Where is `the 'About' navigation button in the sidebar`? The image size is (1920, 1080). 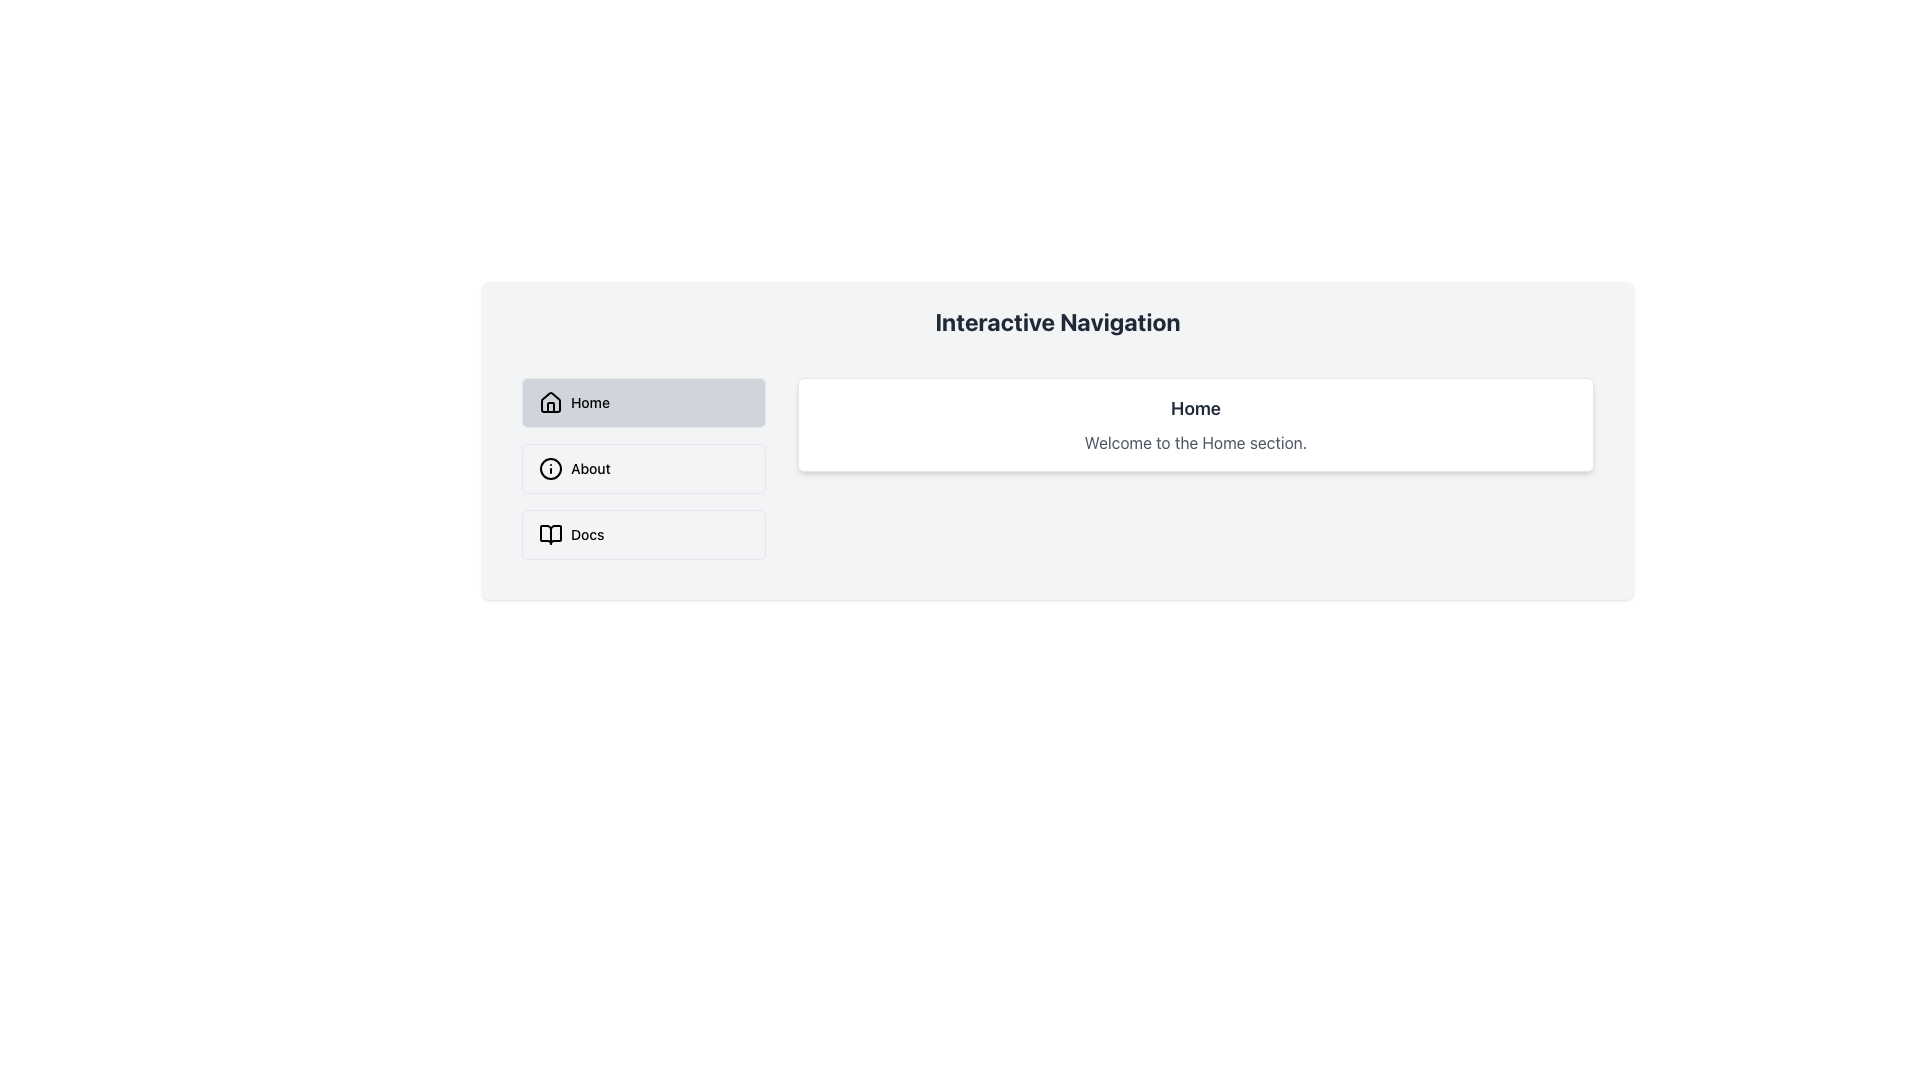
the 'About' navigation button in the sidebar is located at coordinates (643, 469).